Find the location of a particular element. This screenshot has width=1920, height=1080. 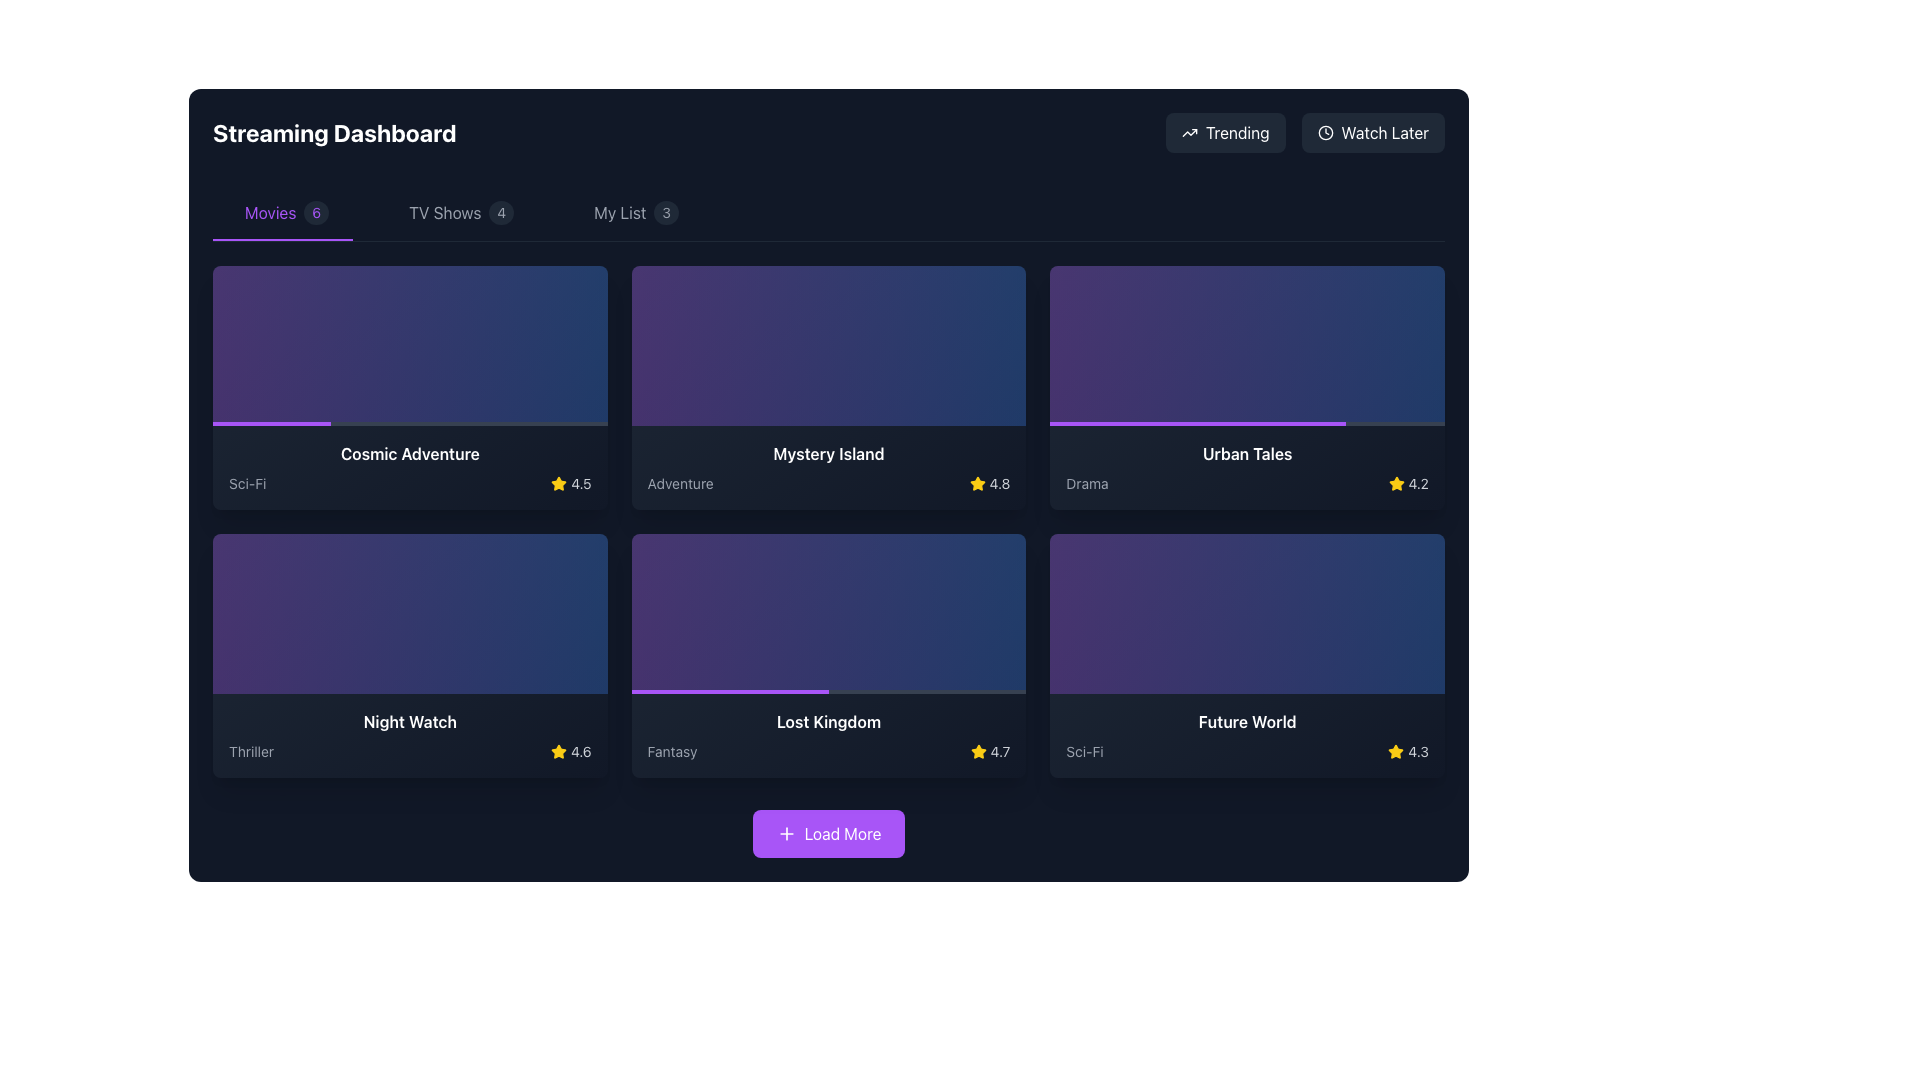

the 'Movies' navigation label is located at coordinates (269, 212).